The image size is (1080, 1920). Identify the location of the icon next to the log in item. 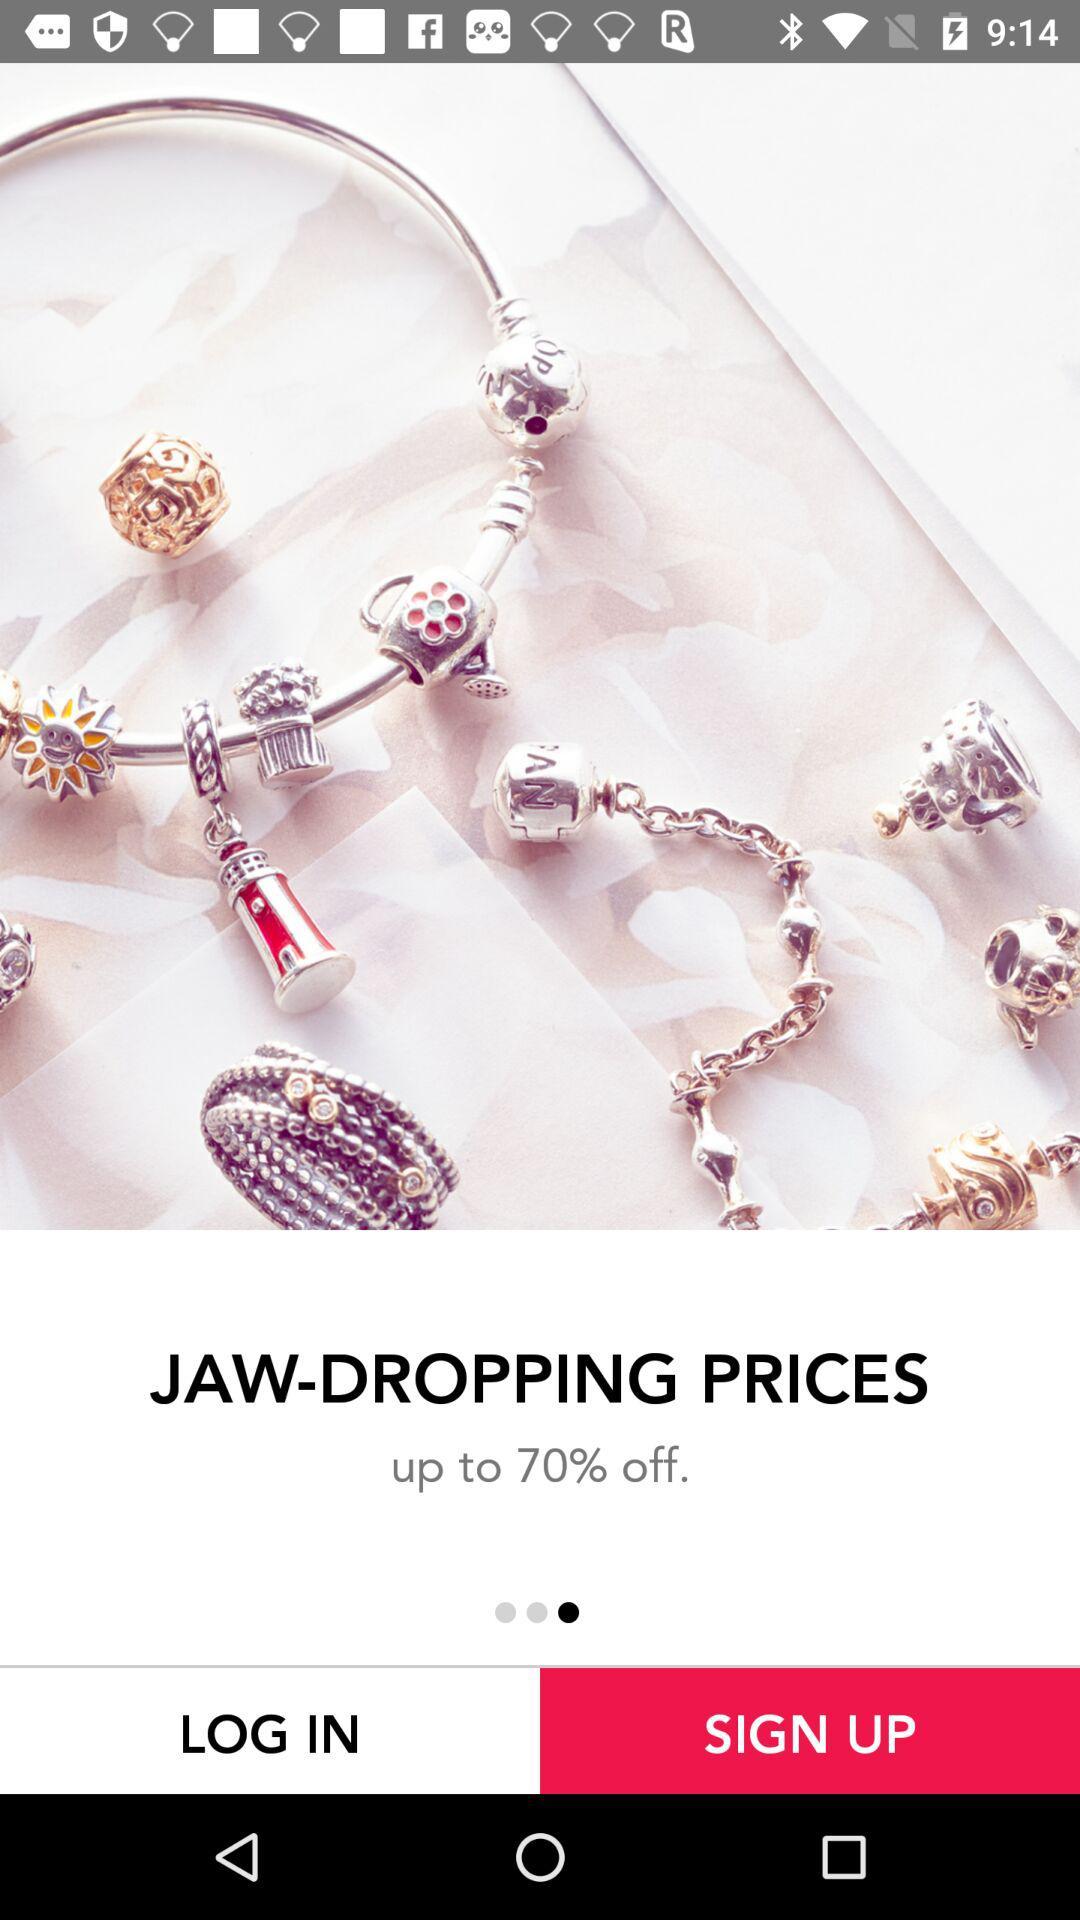
(810, 1730).